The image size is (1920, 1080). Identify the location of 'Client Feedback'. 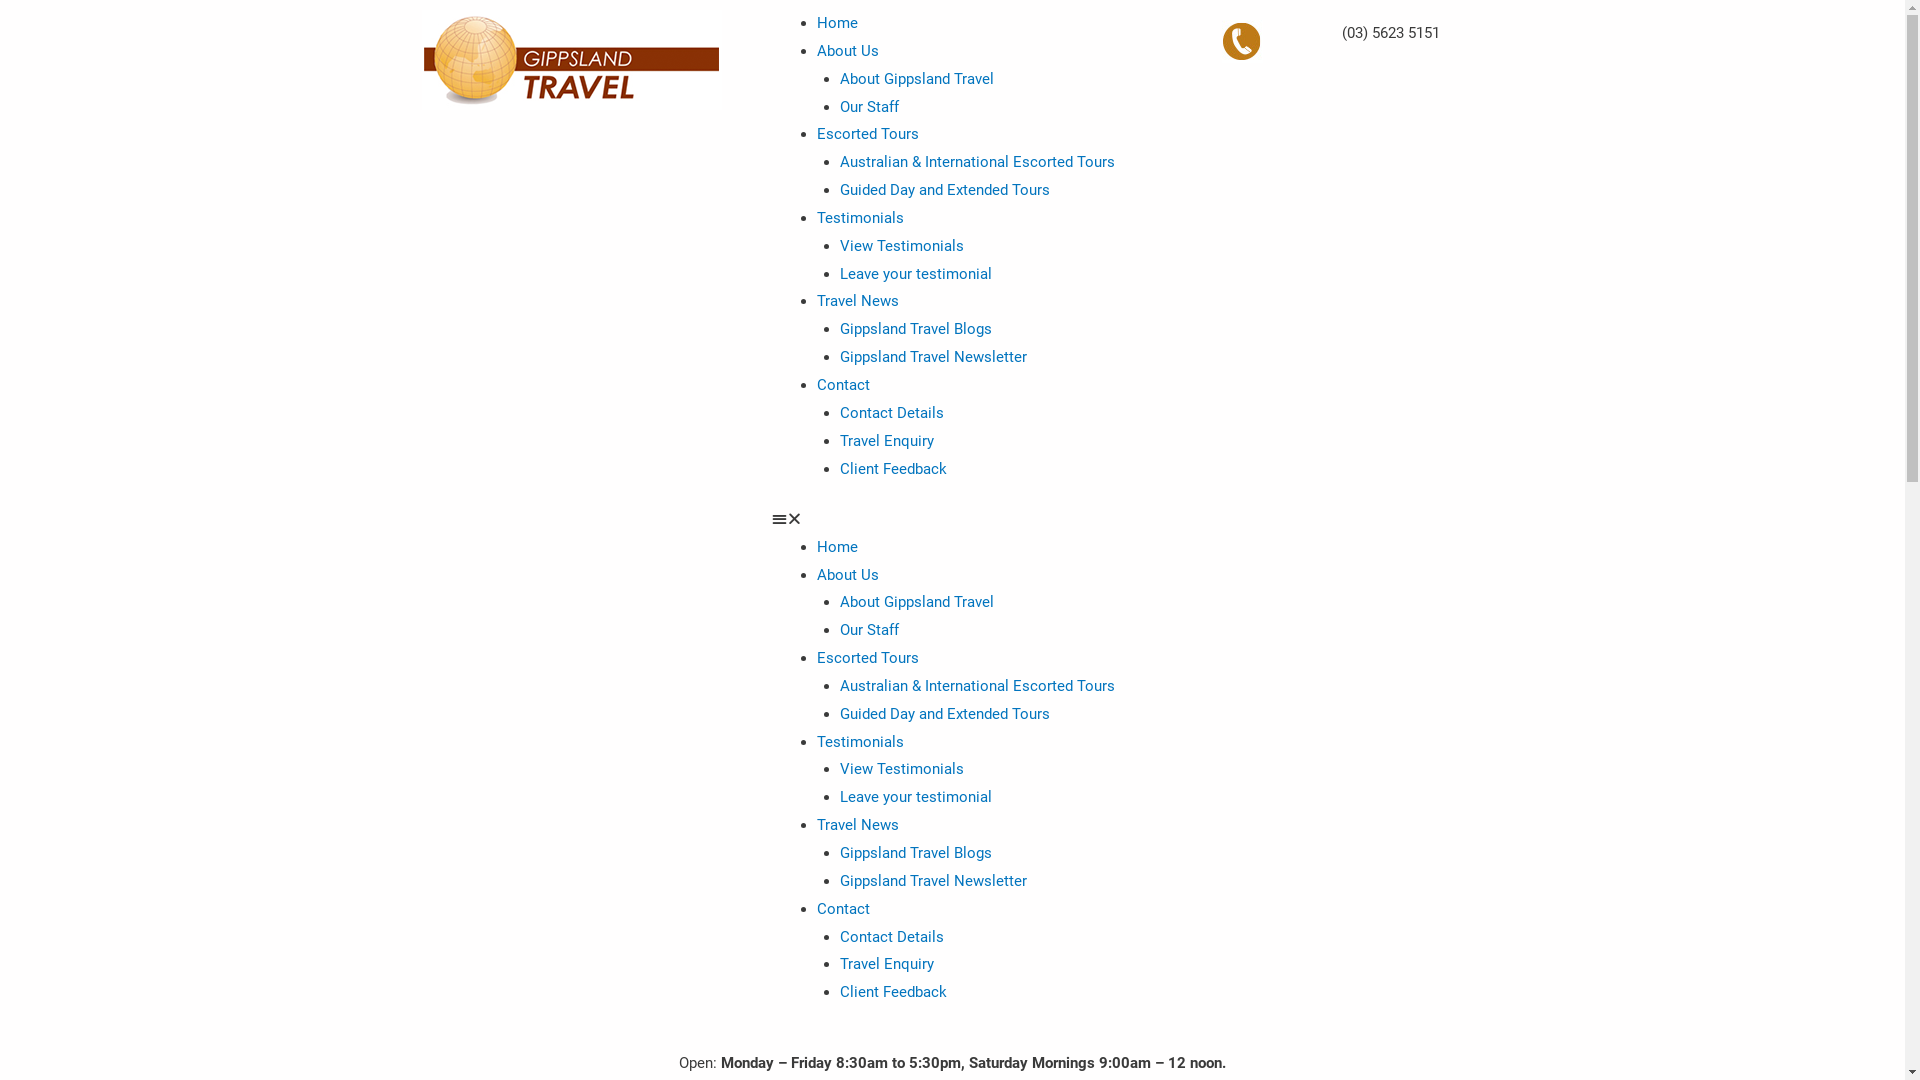
(892, 991).